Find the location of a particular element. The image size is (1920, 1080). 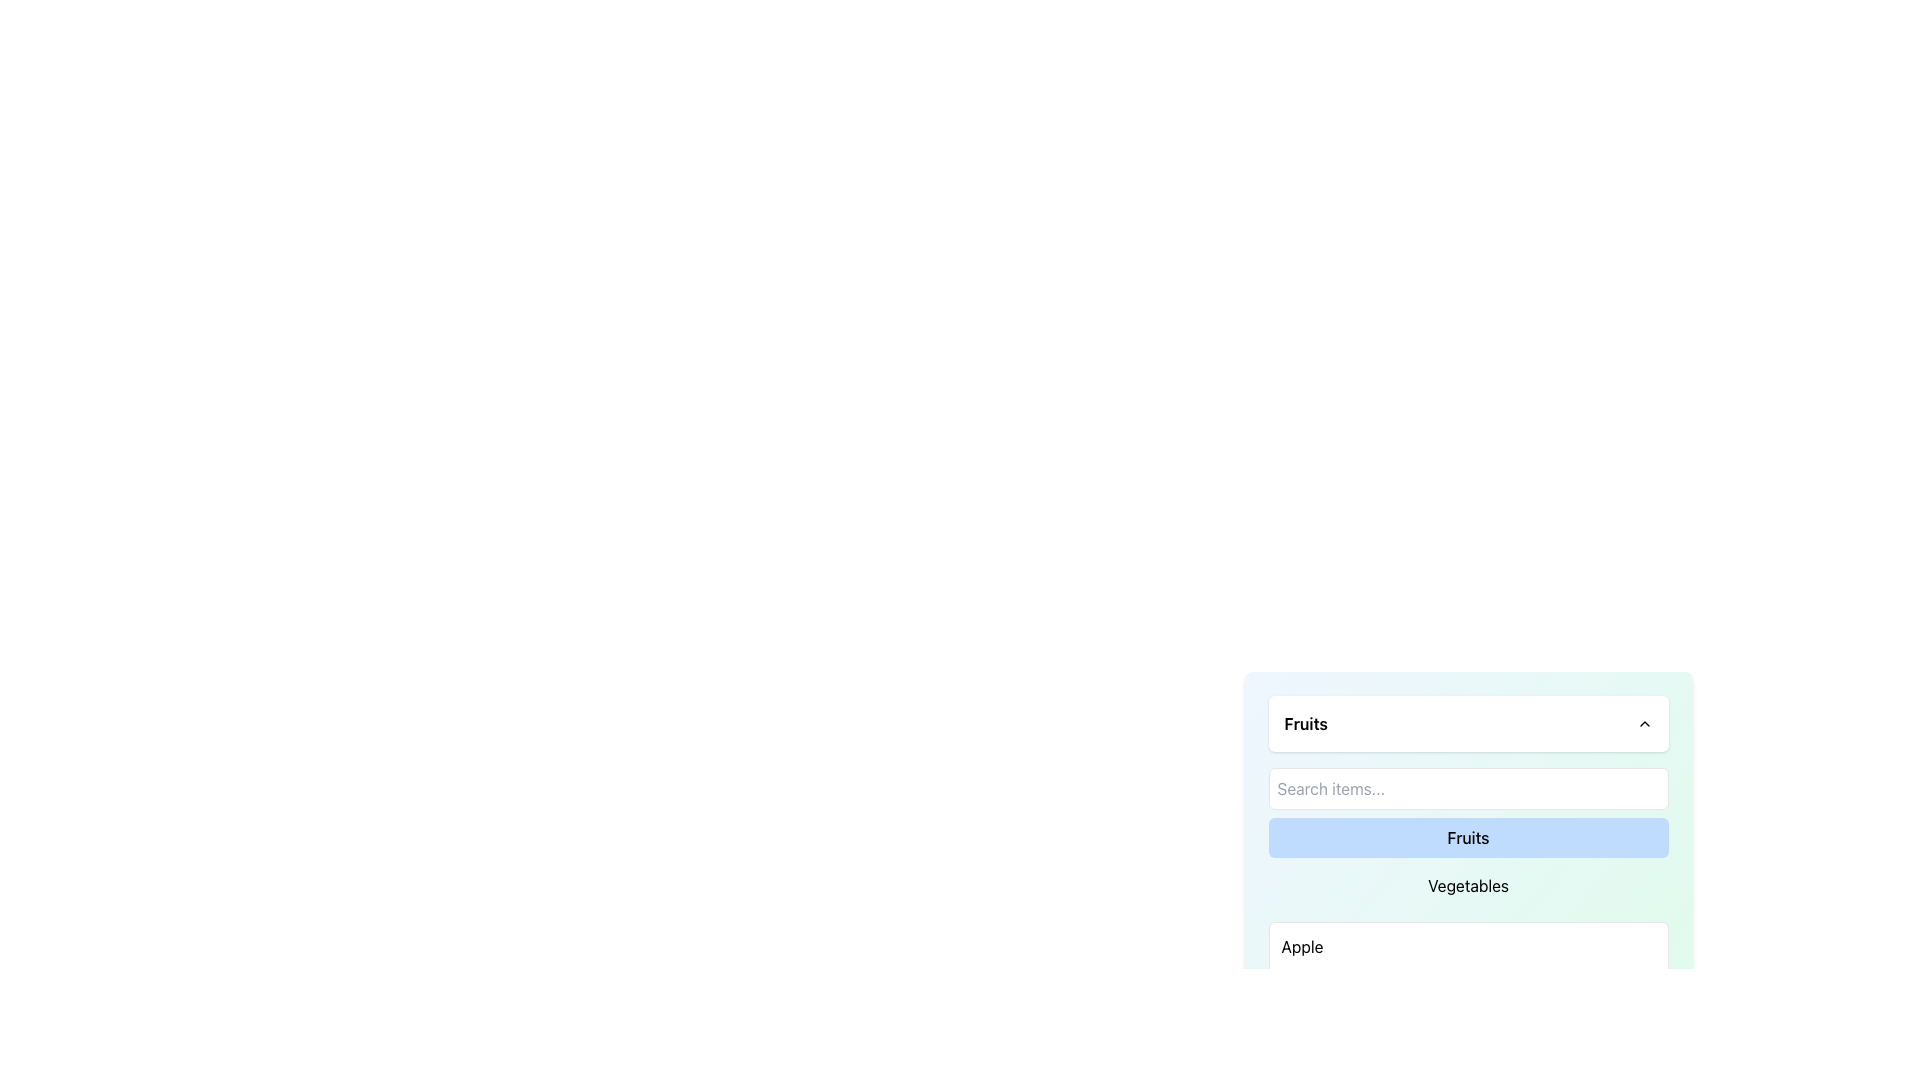

the 'Fruits' category button to observe its hover effect, which is the first button in the vertical list above the 'Vegetables' button is located at coordinates (1468, 837).